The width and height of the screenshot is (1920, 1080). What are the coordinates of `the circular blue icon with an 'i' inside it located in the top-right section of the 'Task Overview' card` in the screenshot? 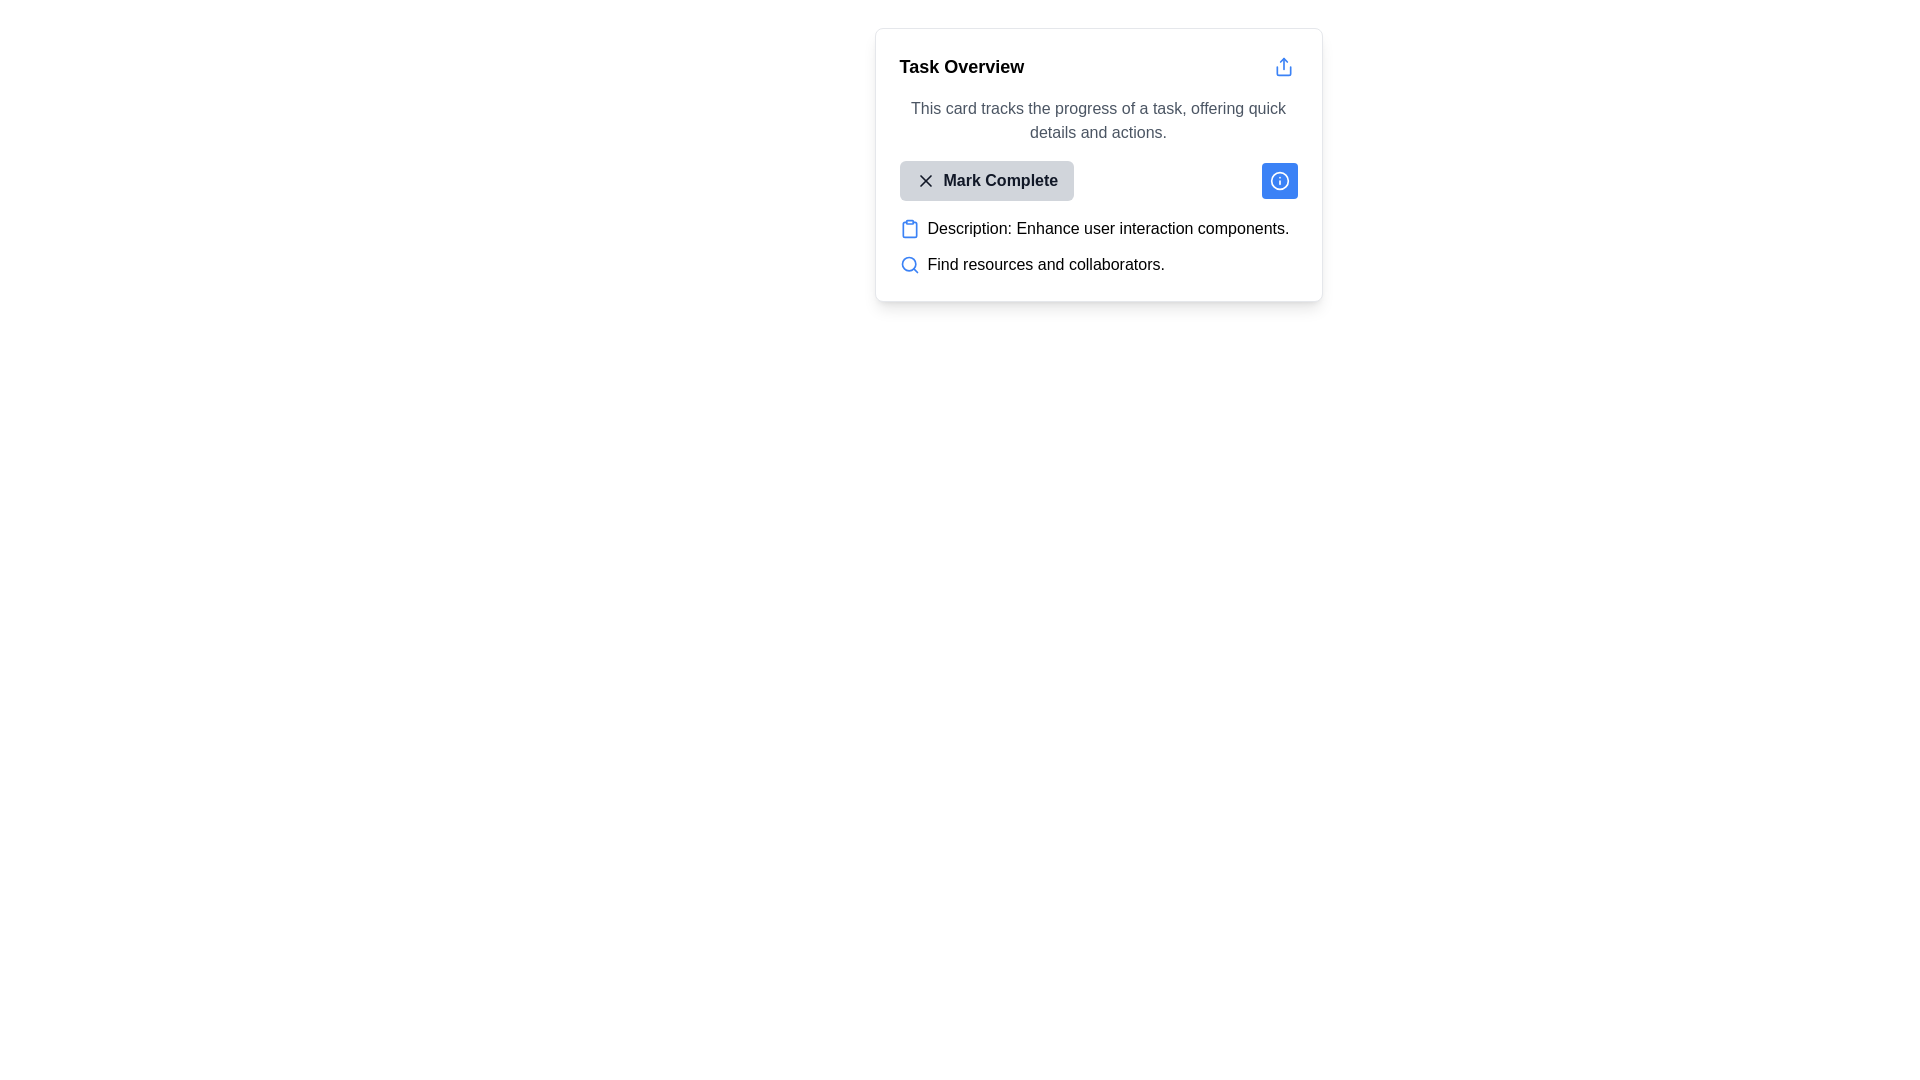 It's located at (1278, 181).